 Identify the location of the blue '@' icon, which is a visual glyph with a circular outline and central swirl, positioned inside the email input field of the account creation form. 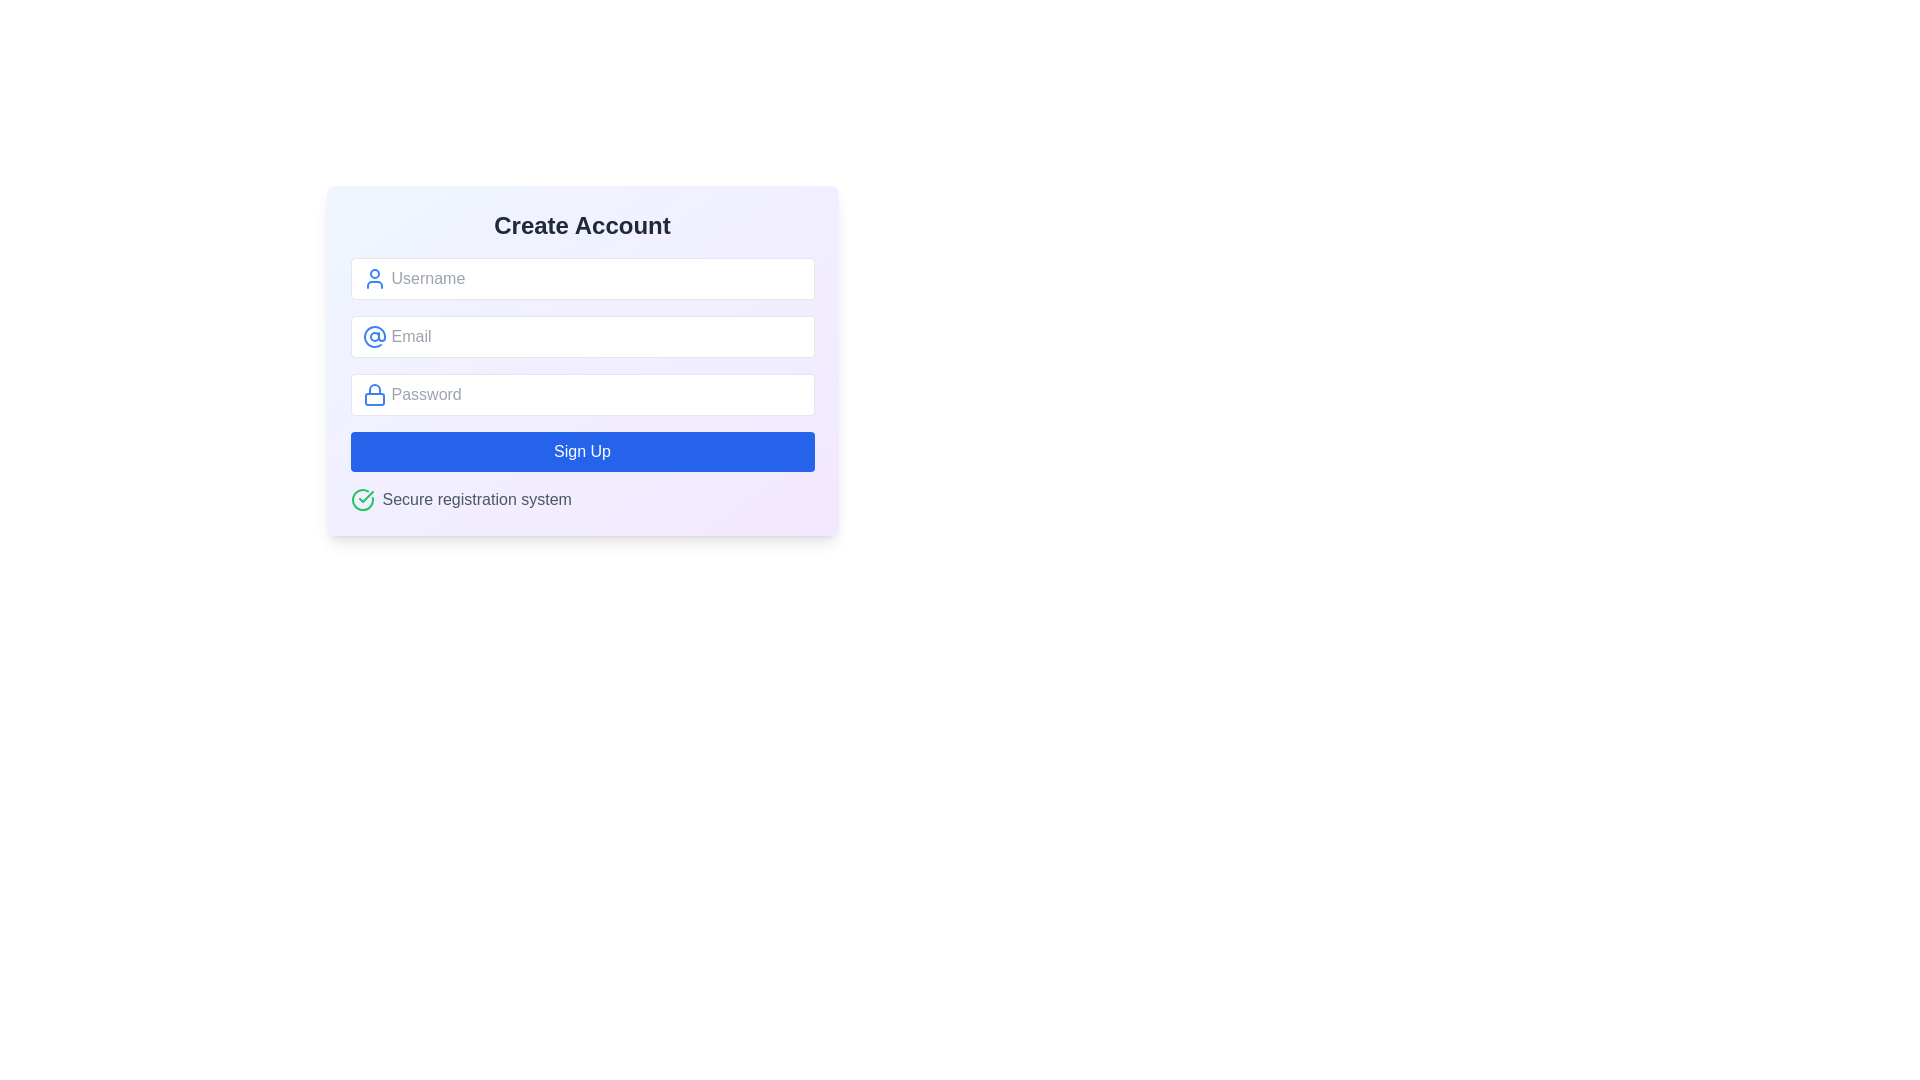
(374, 335).